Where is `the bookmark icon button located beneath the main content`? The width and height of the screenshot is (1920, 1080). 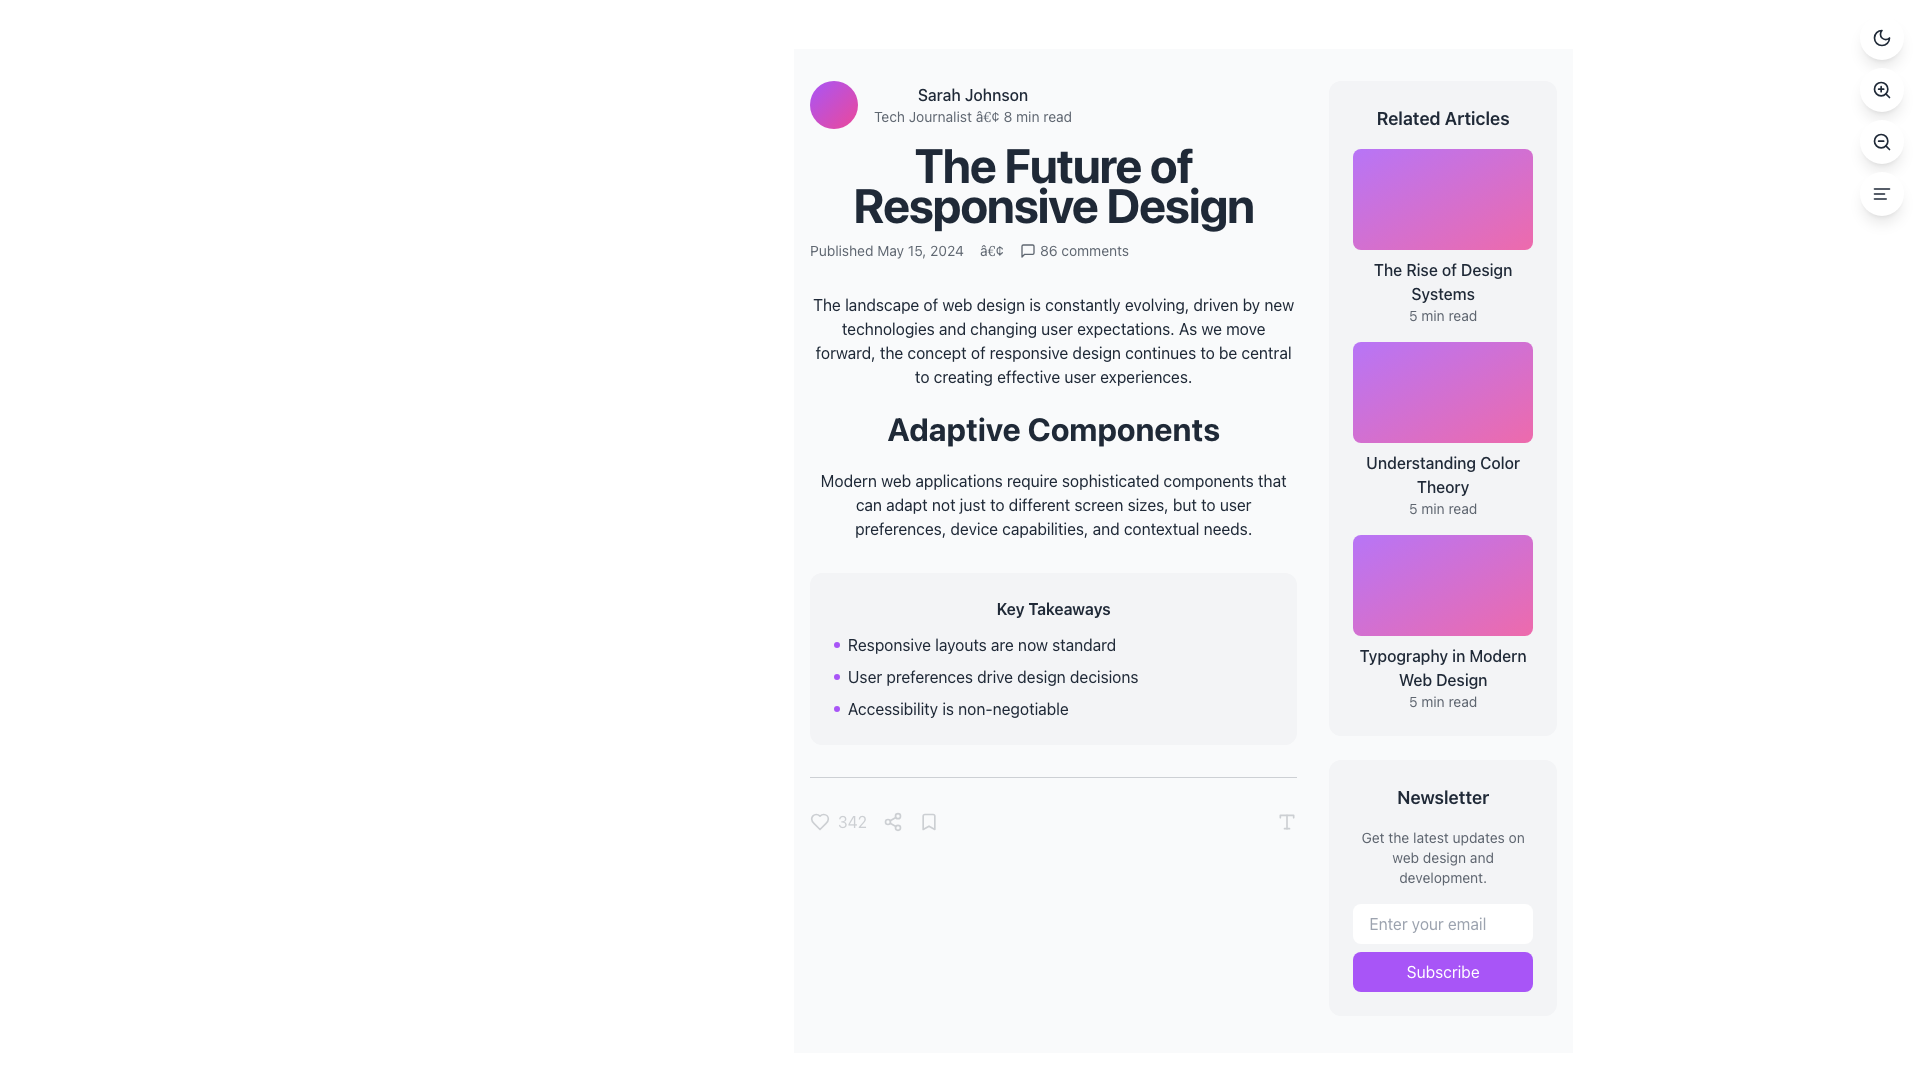 the bookmark icon button located beneath the main content is located at coordinates (928, 821).